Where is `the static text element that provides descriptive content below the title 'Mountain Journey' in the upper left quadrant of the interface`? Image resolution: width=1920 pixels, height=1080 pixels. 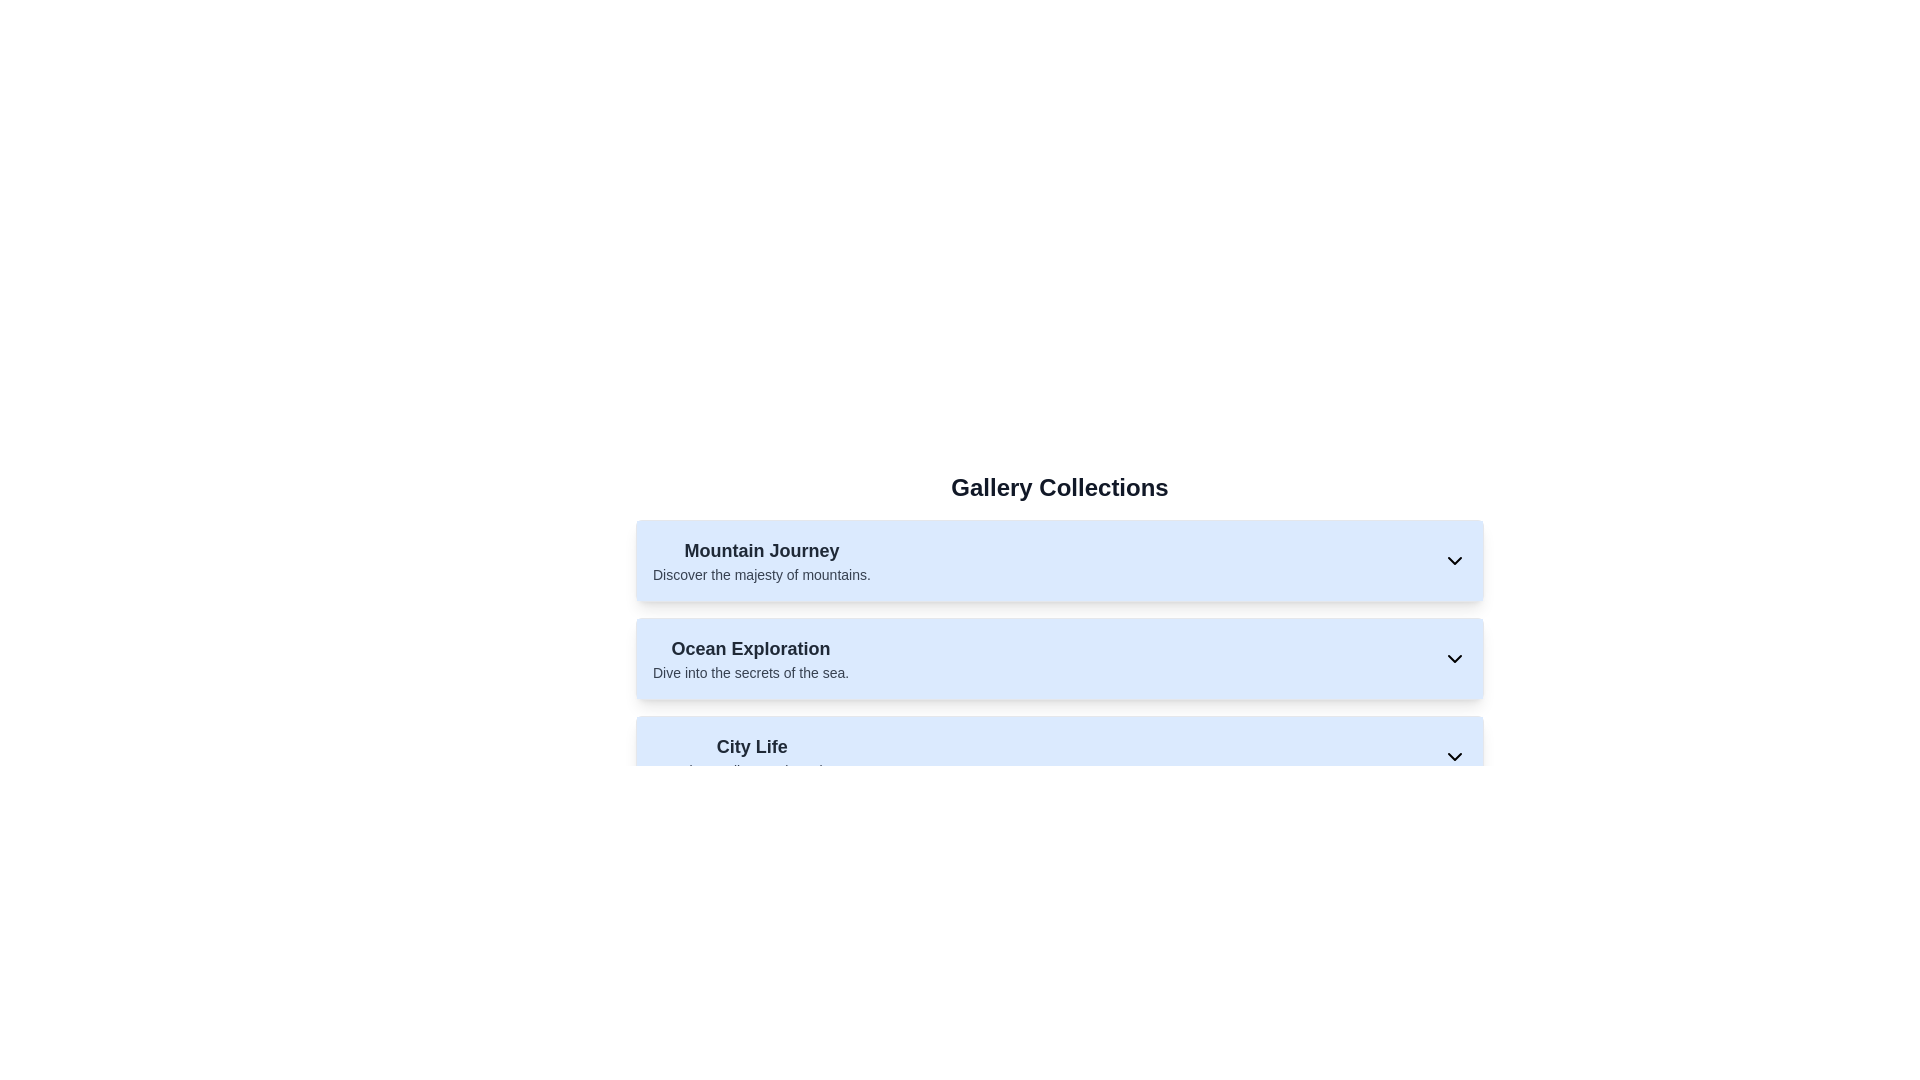
the static text element that provides descriptive content below the title 'Mountain Journey' in the upper left quadrant of the interface is located at coordinates (760, 574).